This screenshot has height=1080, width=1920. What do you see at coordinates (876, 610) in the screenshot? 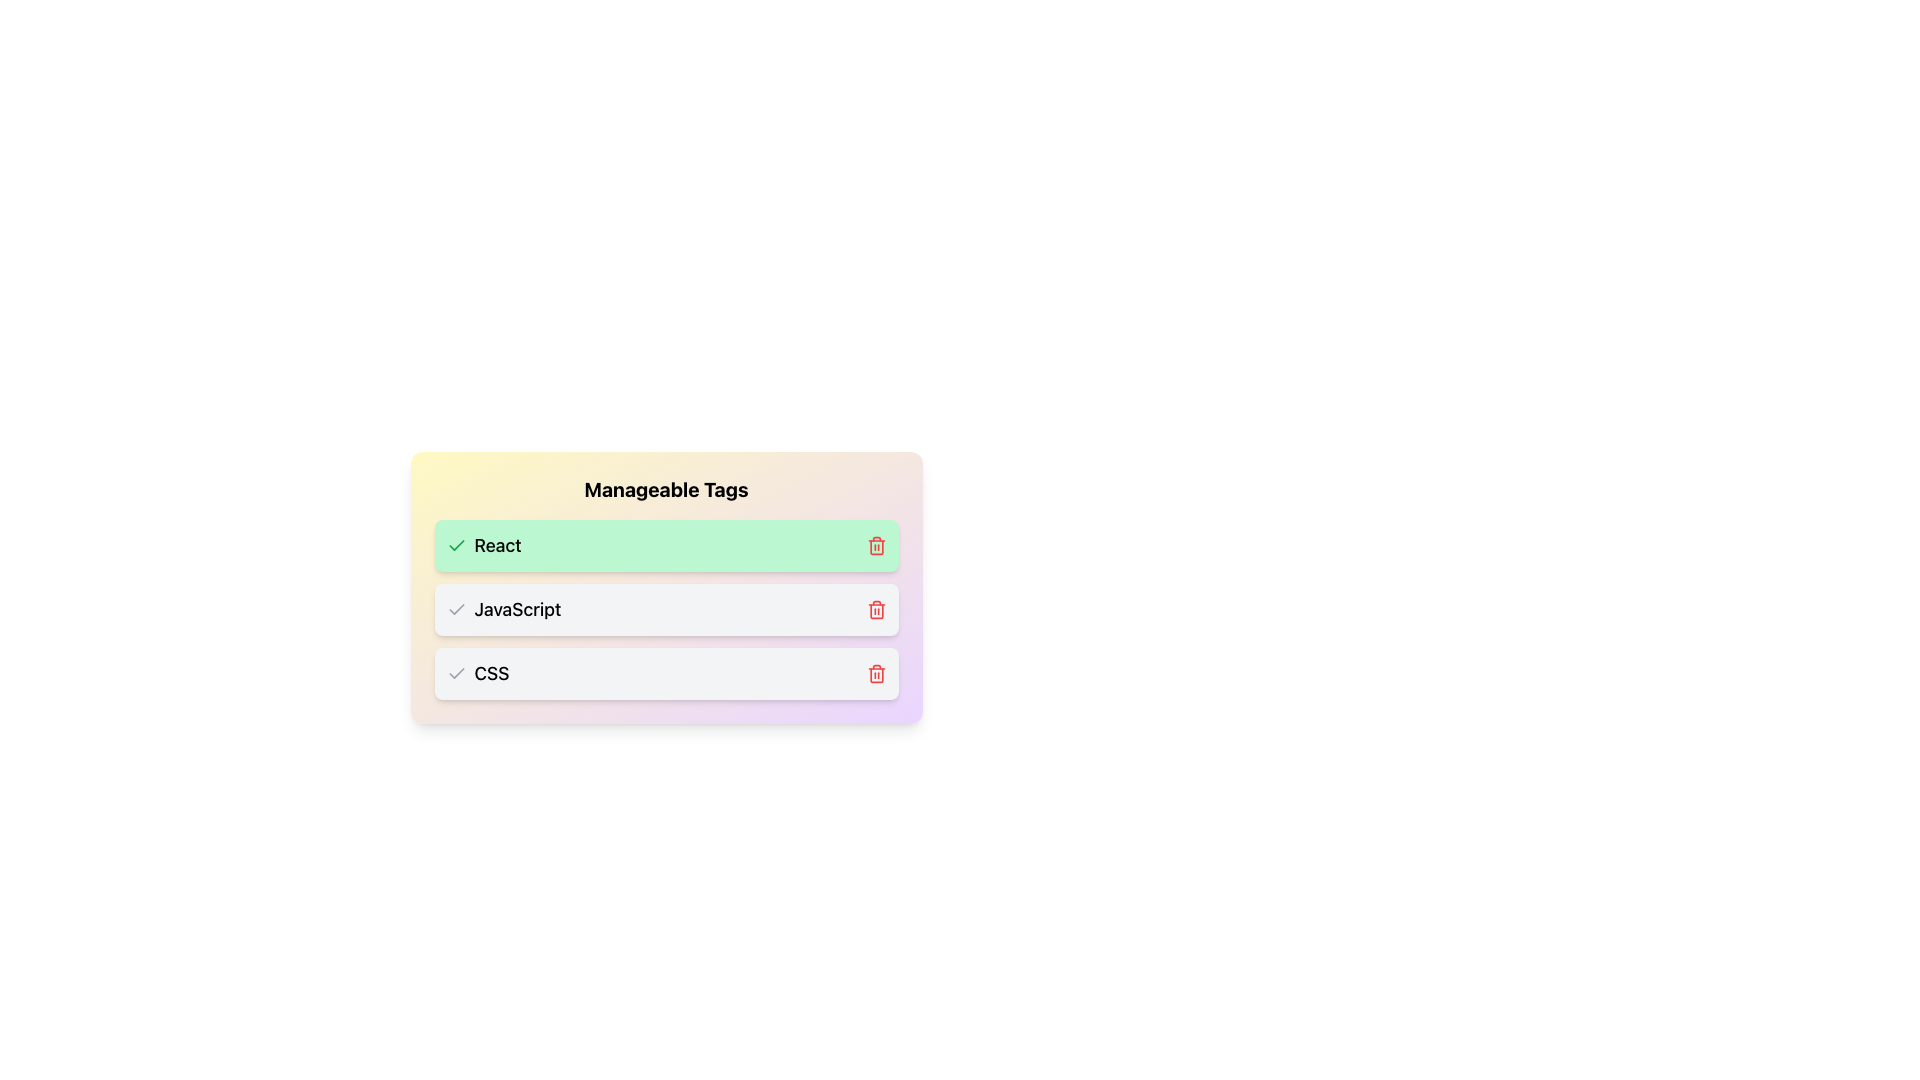
I see `the red trash can icon located to the right of the CSS label in the Manageable Tags card to change its color` at bounding box center [876, 610].